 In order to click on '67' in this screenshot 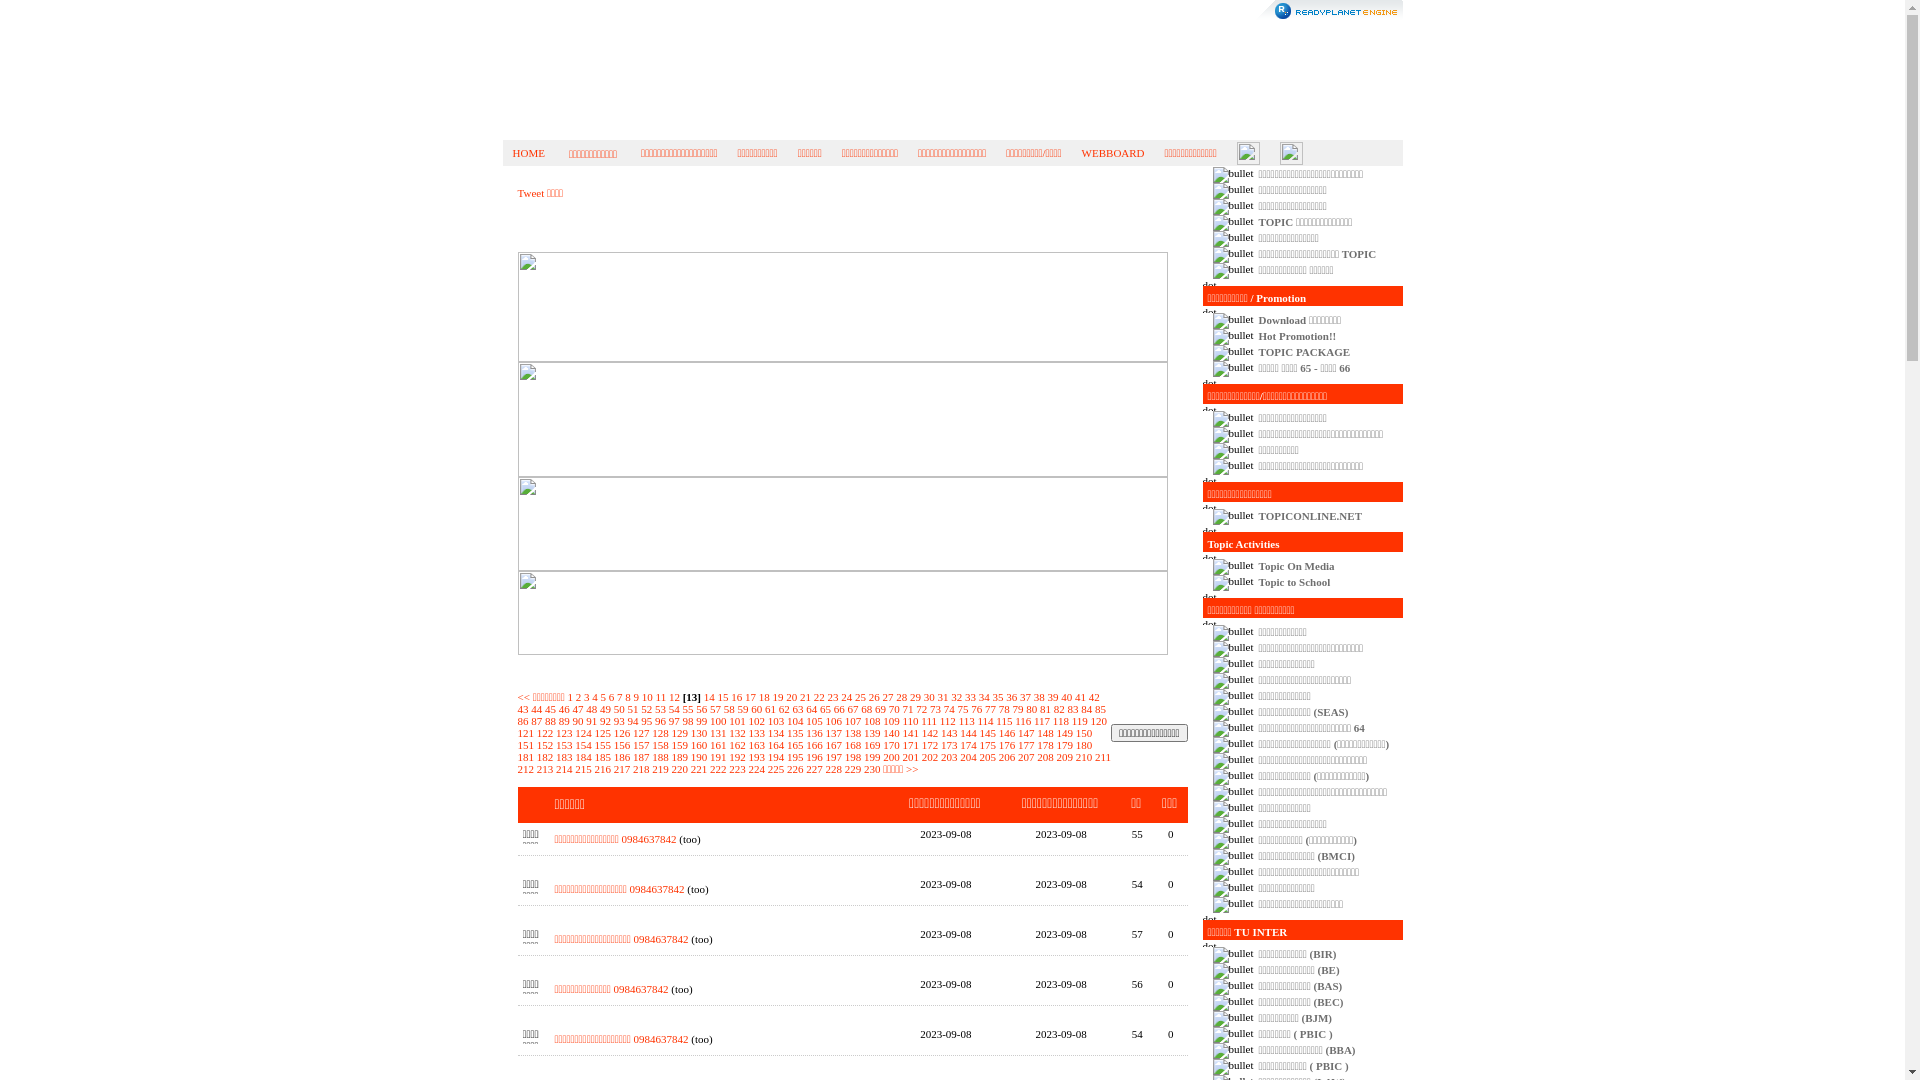, I will do `click(853, 708)`.